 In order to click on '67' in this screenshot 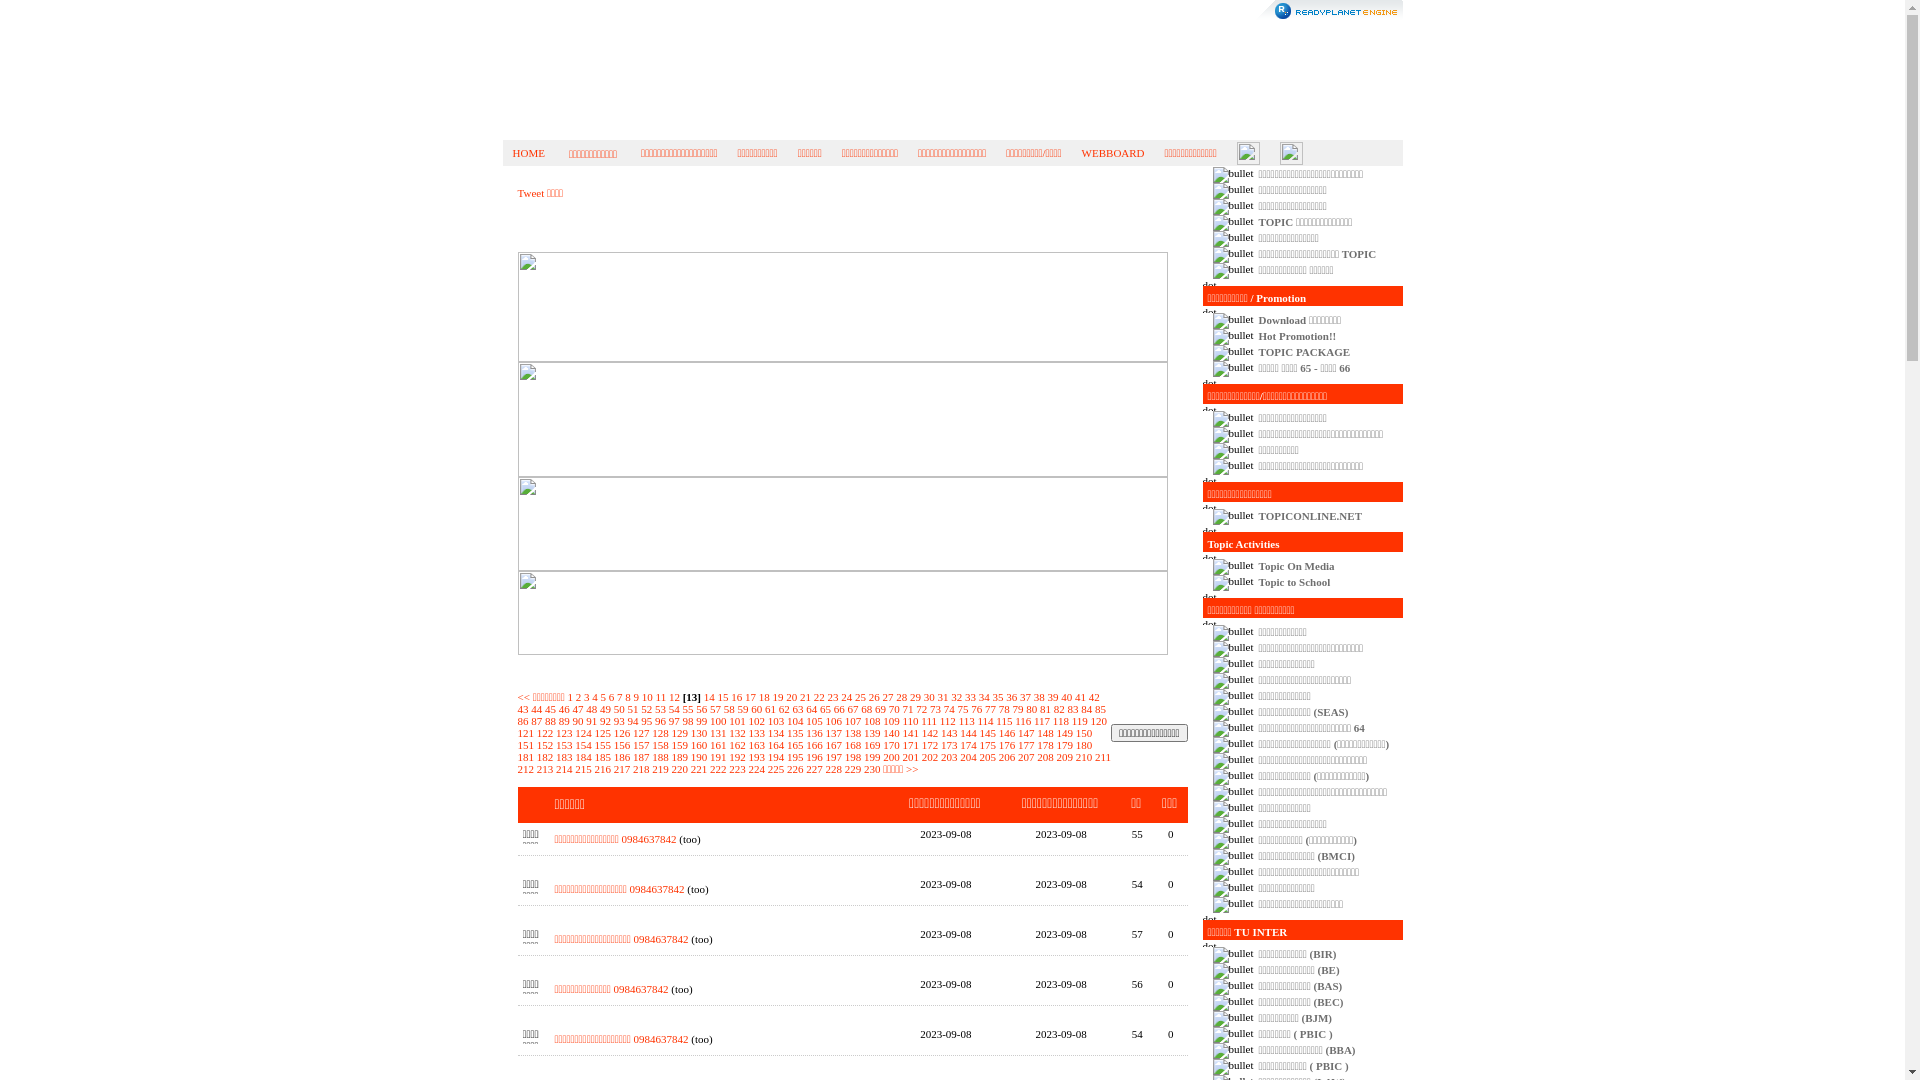, I will do `click(853, 708)`.